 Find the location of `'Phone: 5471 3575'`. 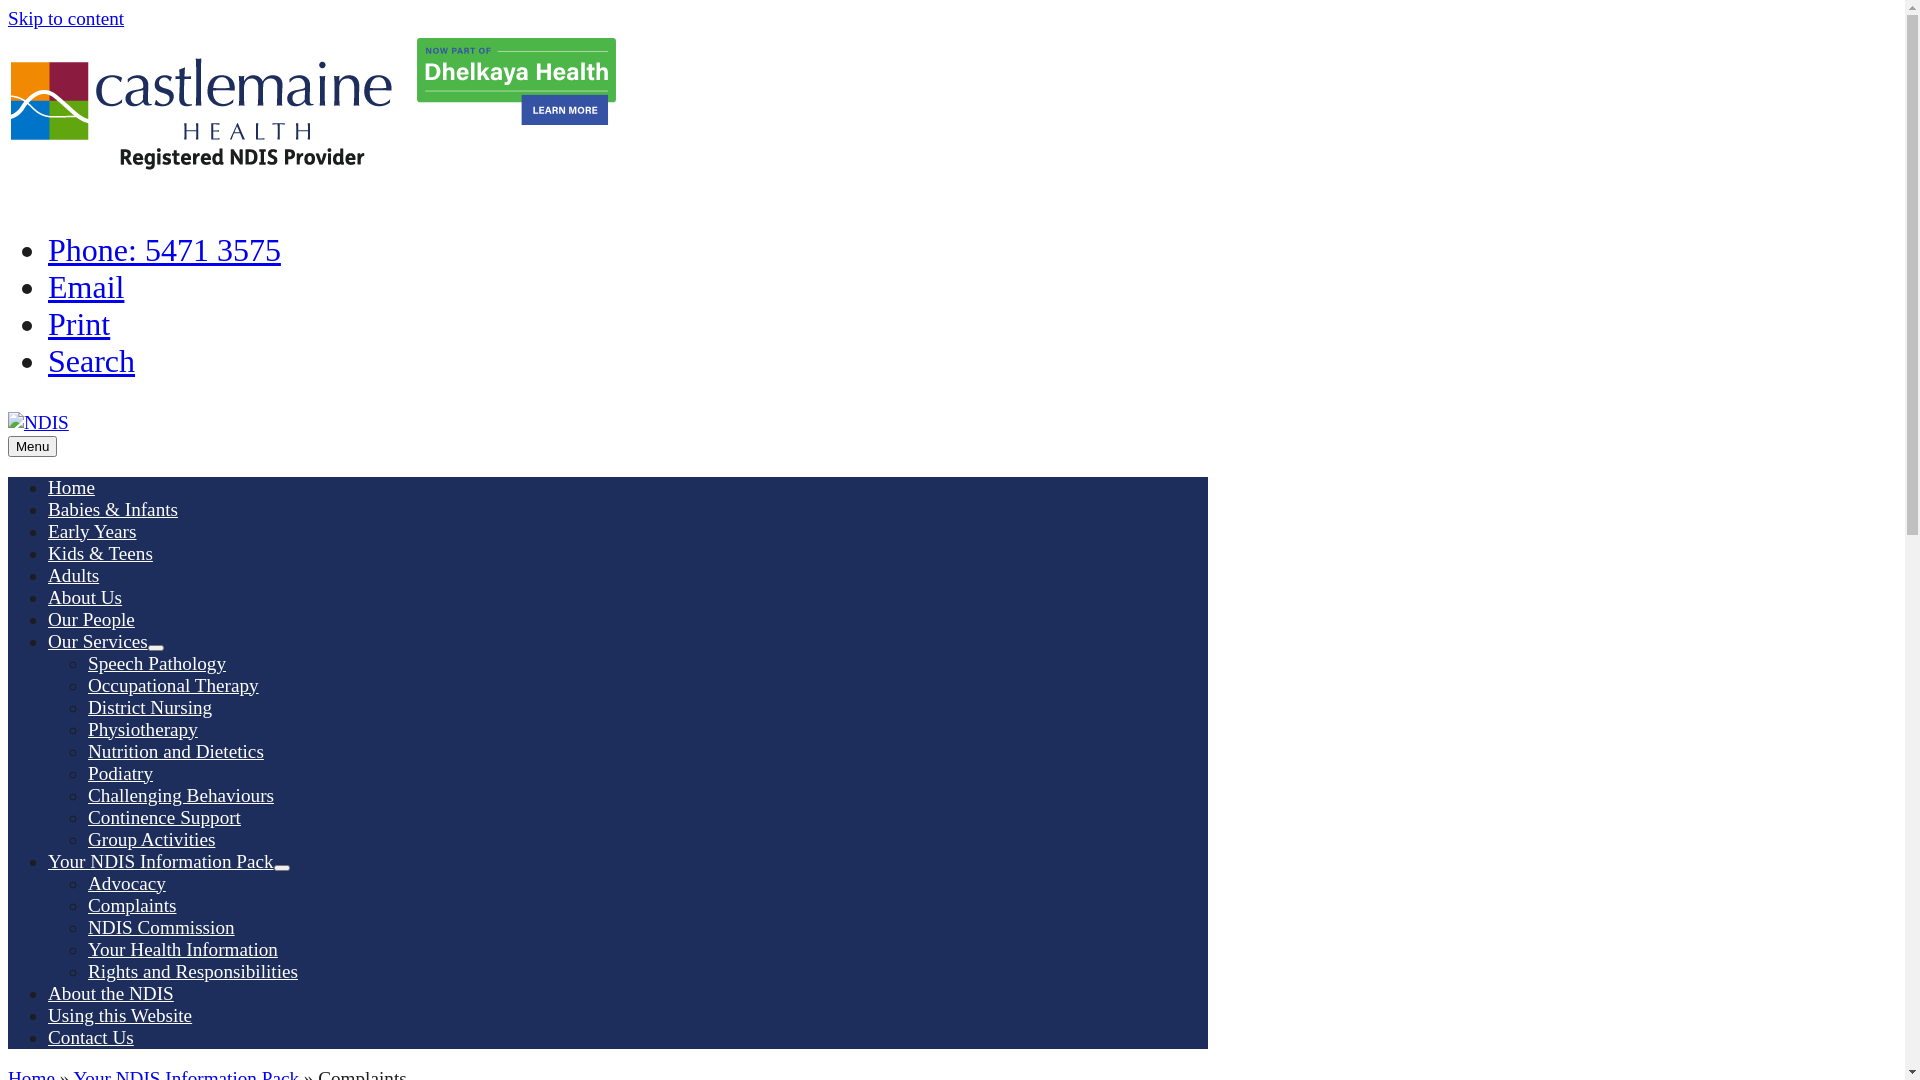

'Phone: 5471 3575' is located at coordinates (164, 249).